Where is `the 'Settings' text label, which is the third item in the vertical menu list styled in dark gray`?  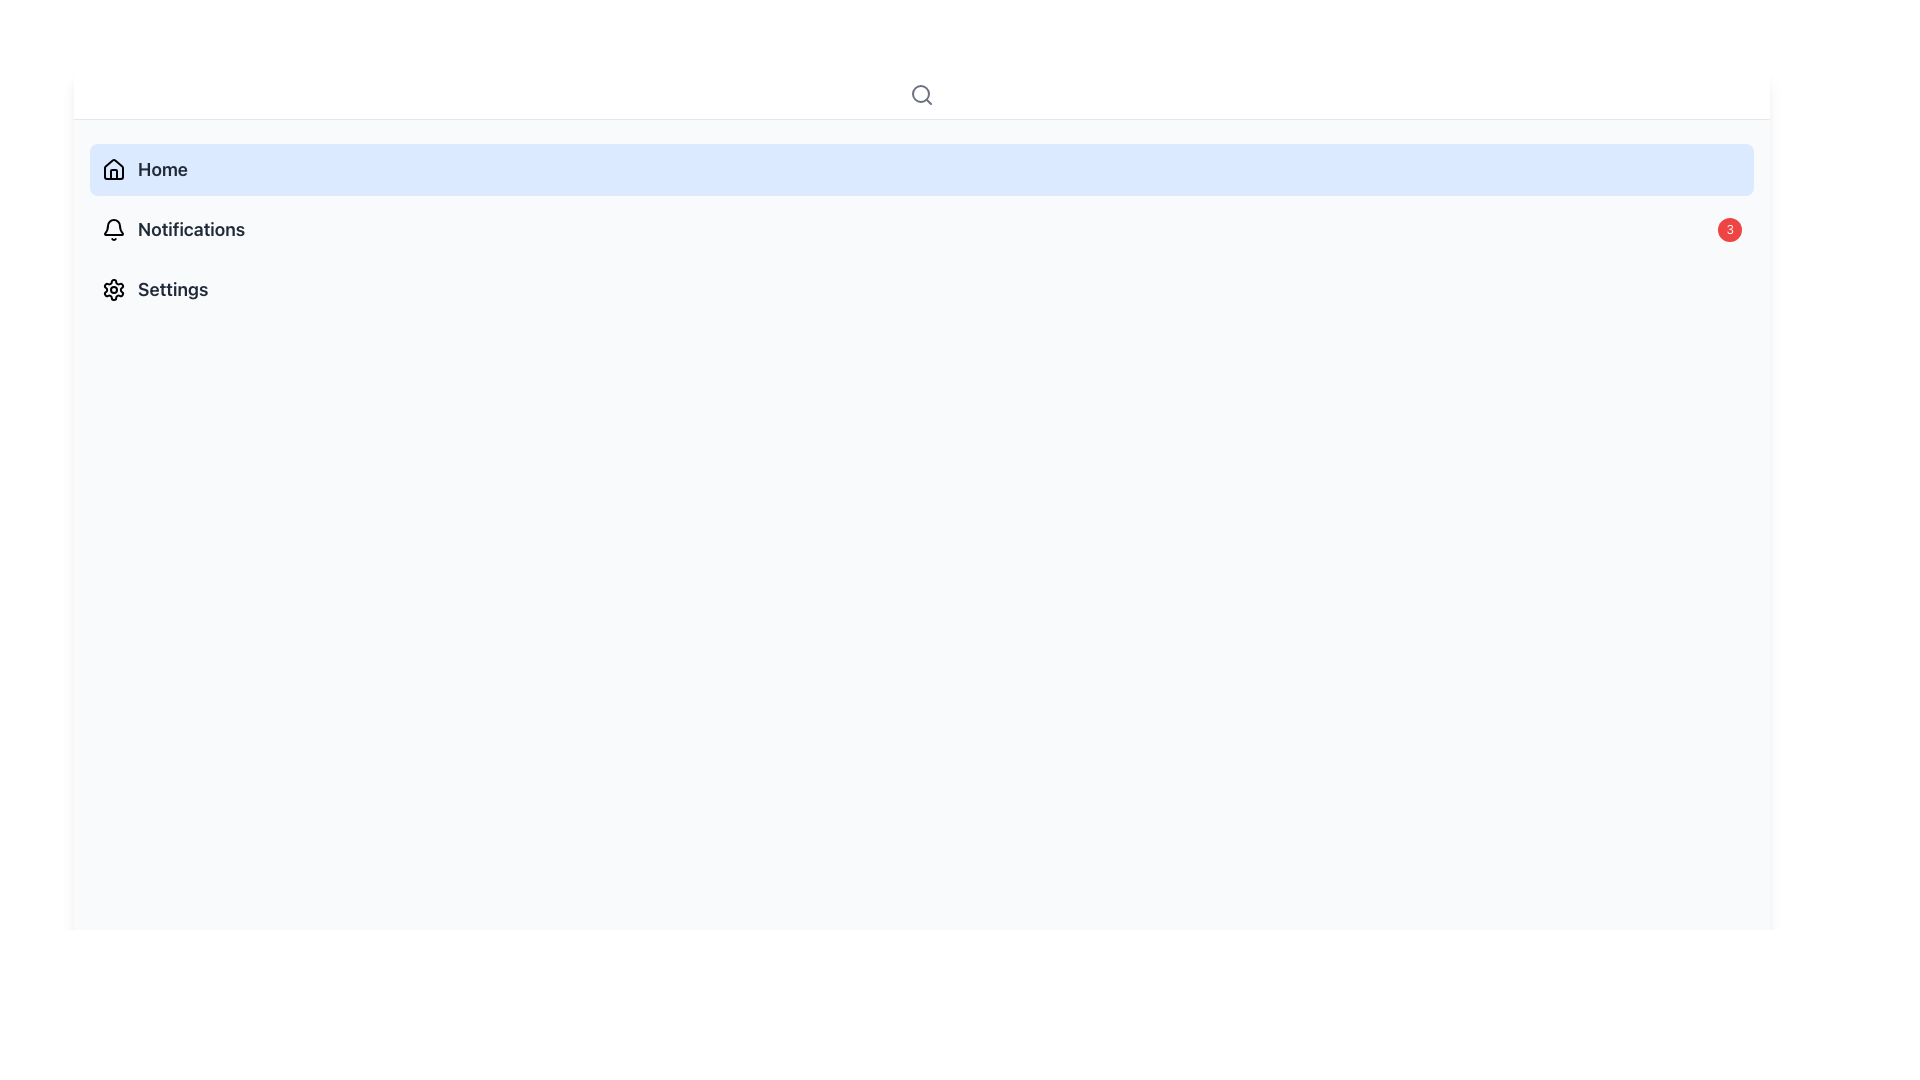 the 'Settings' text label, which is the third item in the vertical menu list styled in dark gray is located at coordinates (173, 289).